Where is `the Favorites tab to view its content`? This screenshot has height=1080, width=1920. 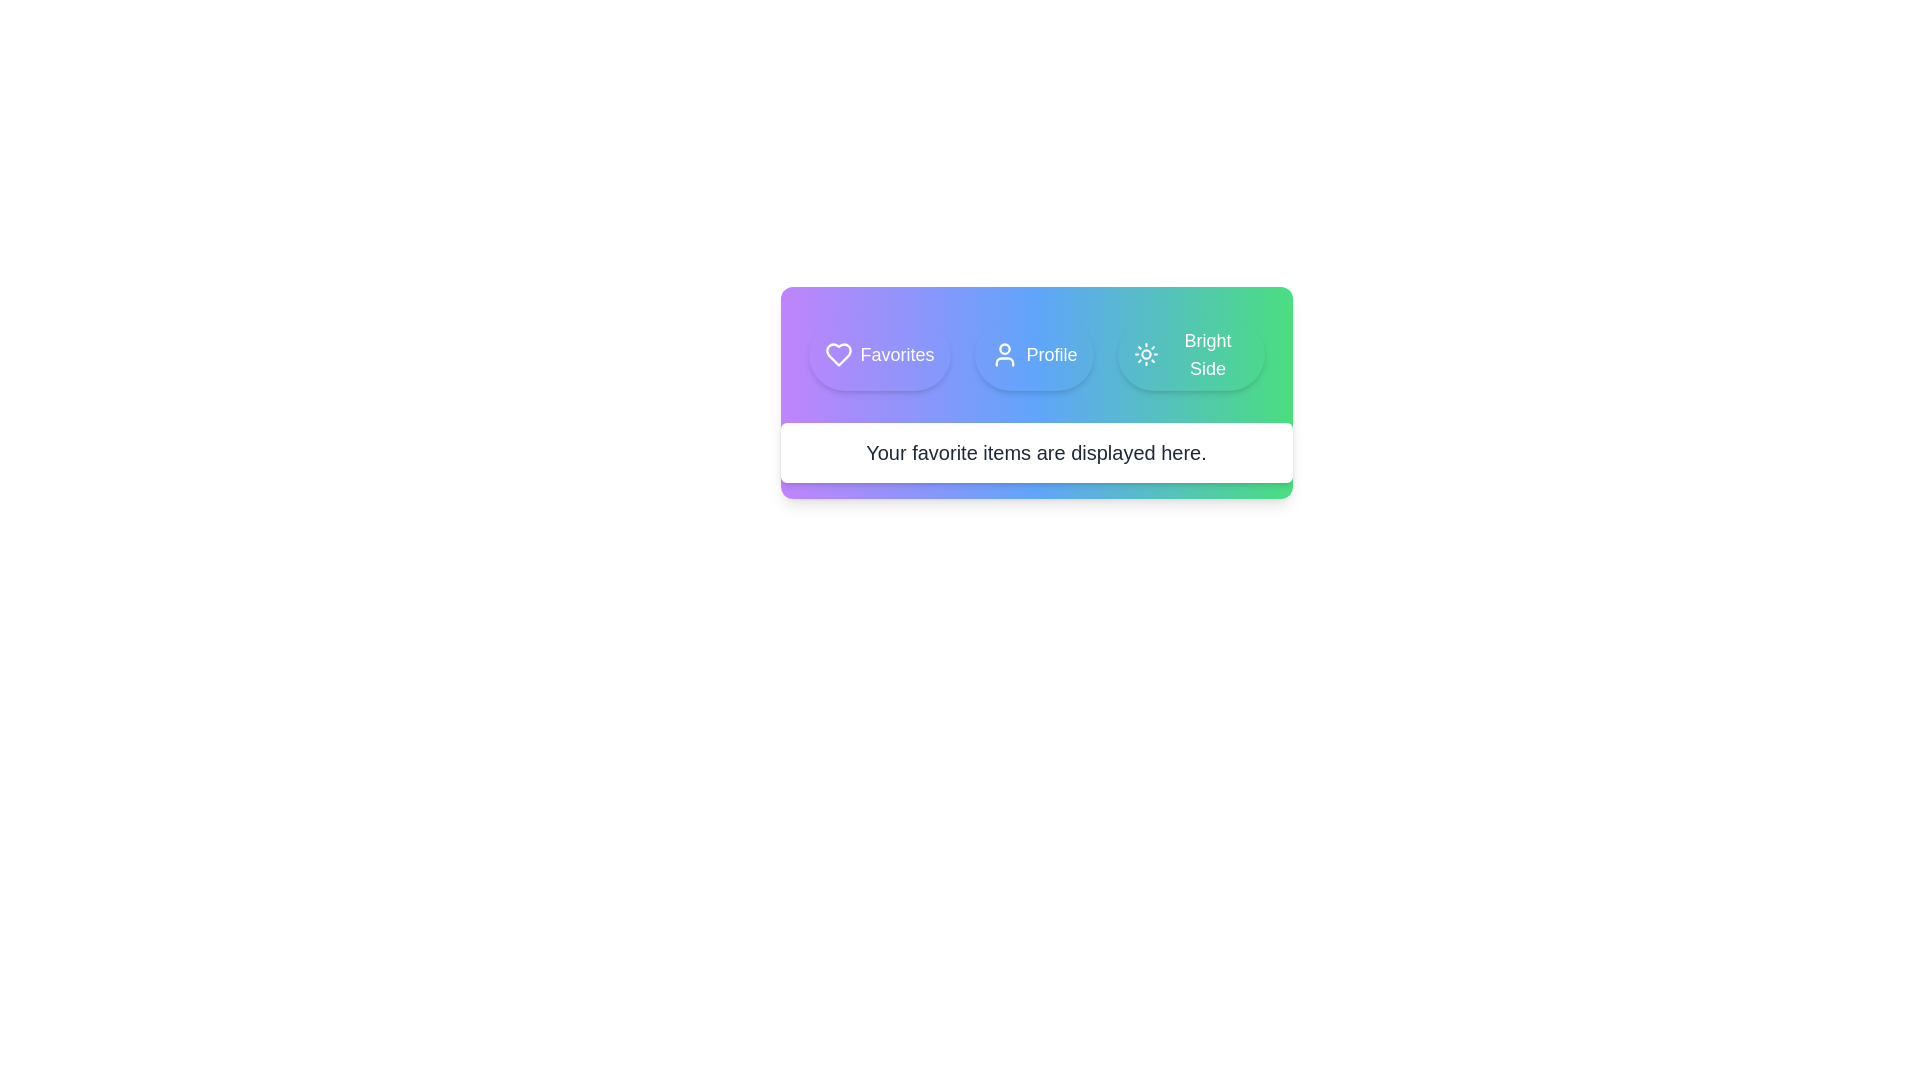
the Favorites tab to view its content is located at coordinates (879, 353).